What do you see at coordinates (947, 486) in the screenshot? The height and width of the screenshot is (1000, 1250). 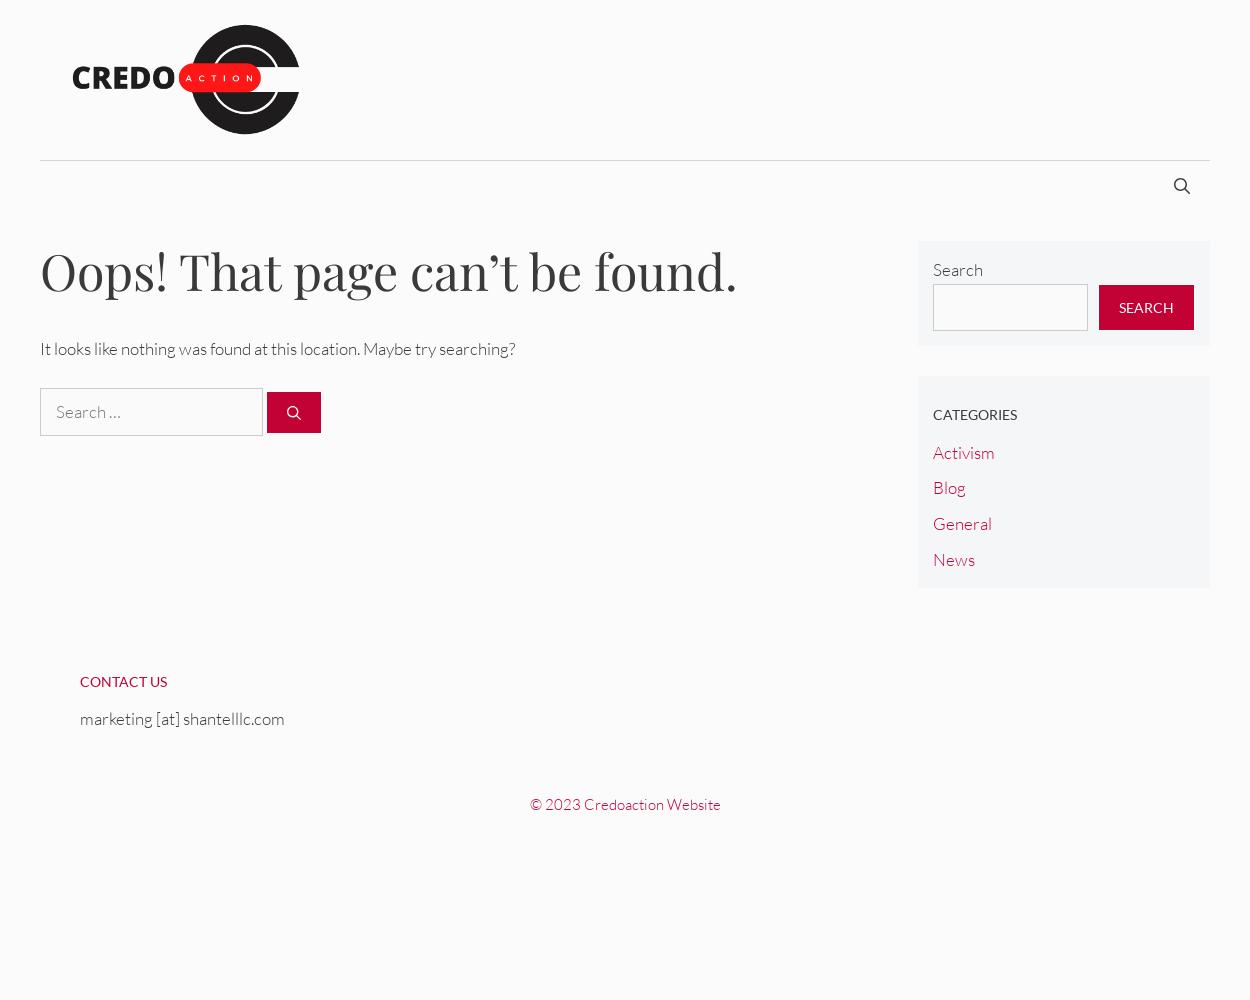 I see `'Blog'` at bounding box center [947, 486].